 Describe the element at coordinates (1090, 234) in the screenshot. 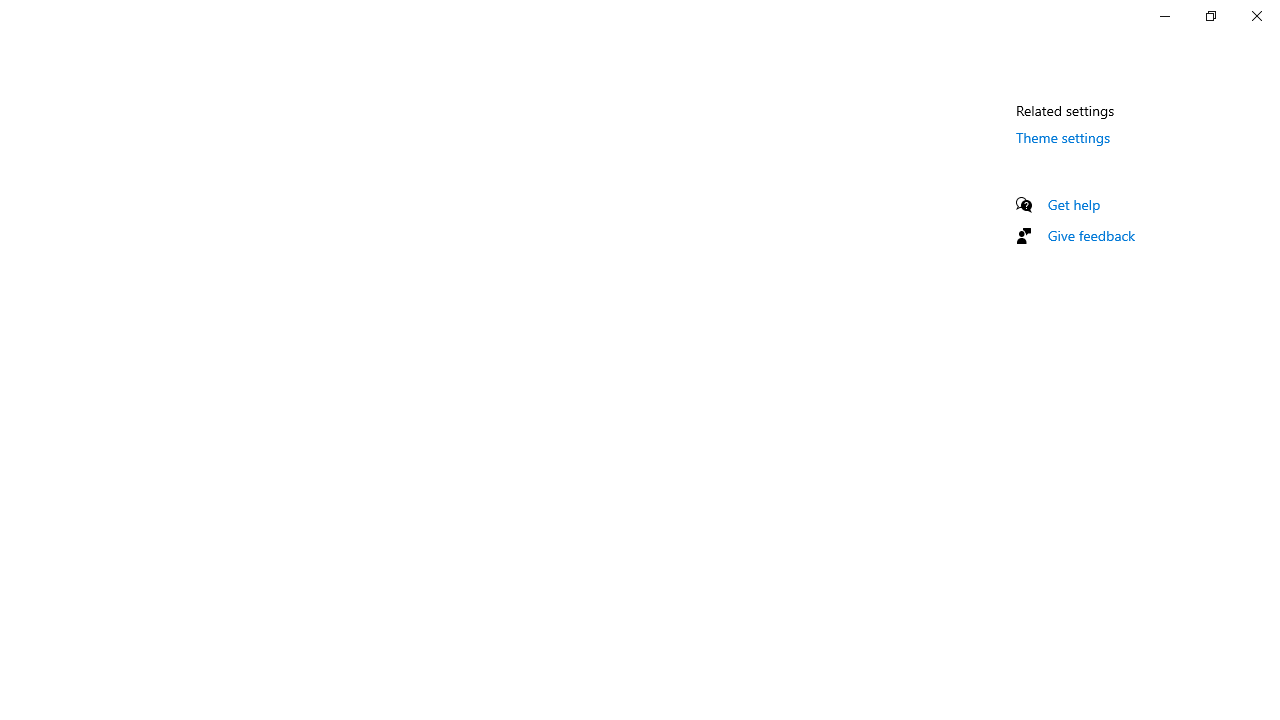

I see `'Give feedback'` at that location.